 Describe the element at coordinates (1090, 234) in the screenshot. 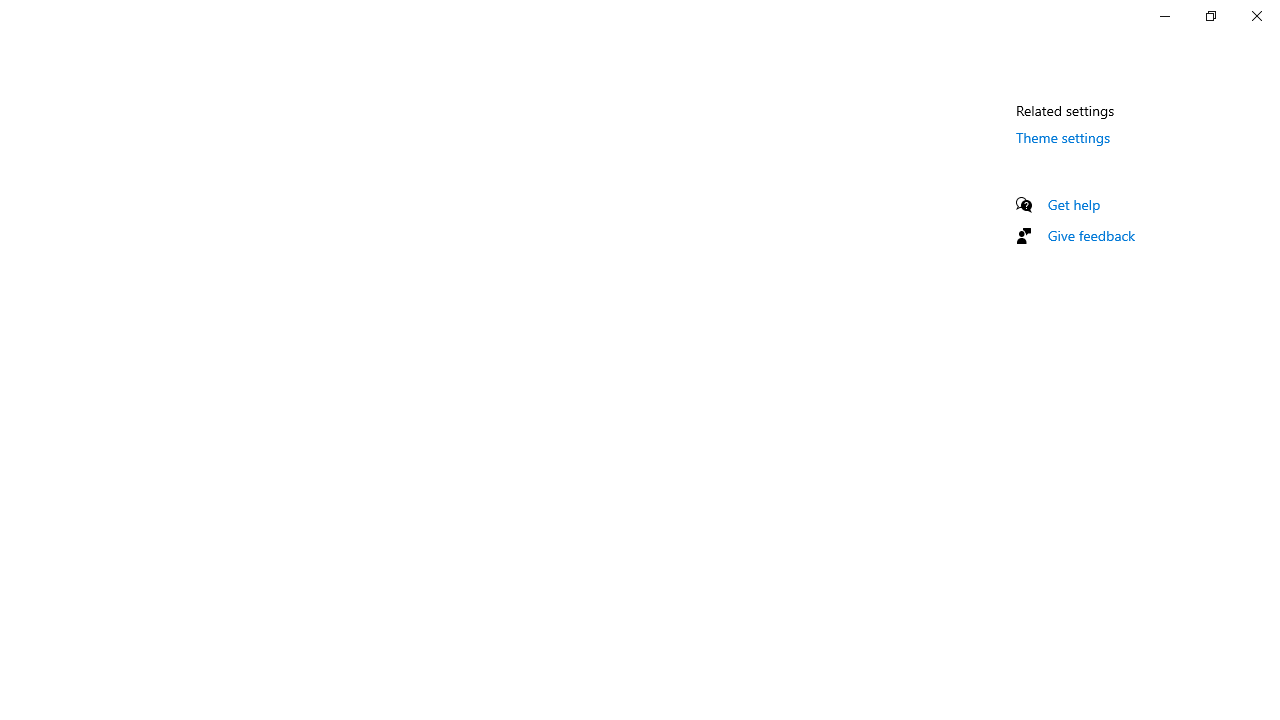

I see `'Give feedback'` at that location.